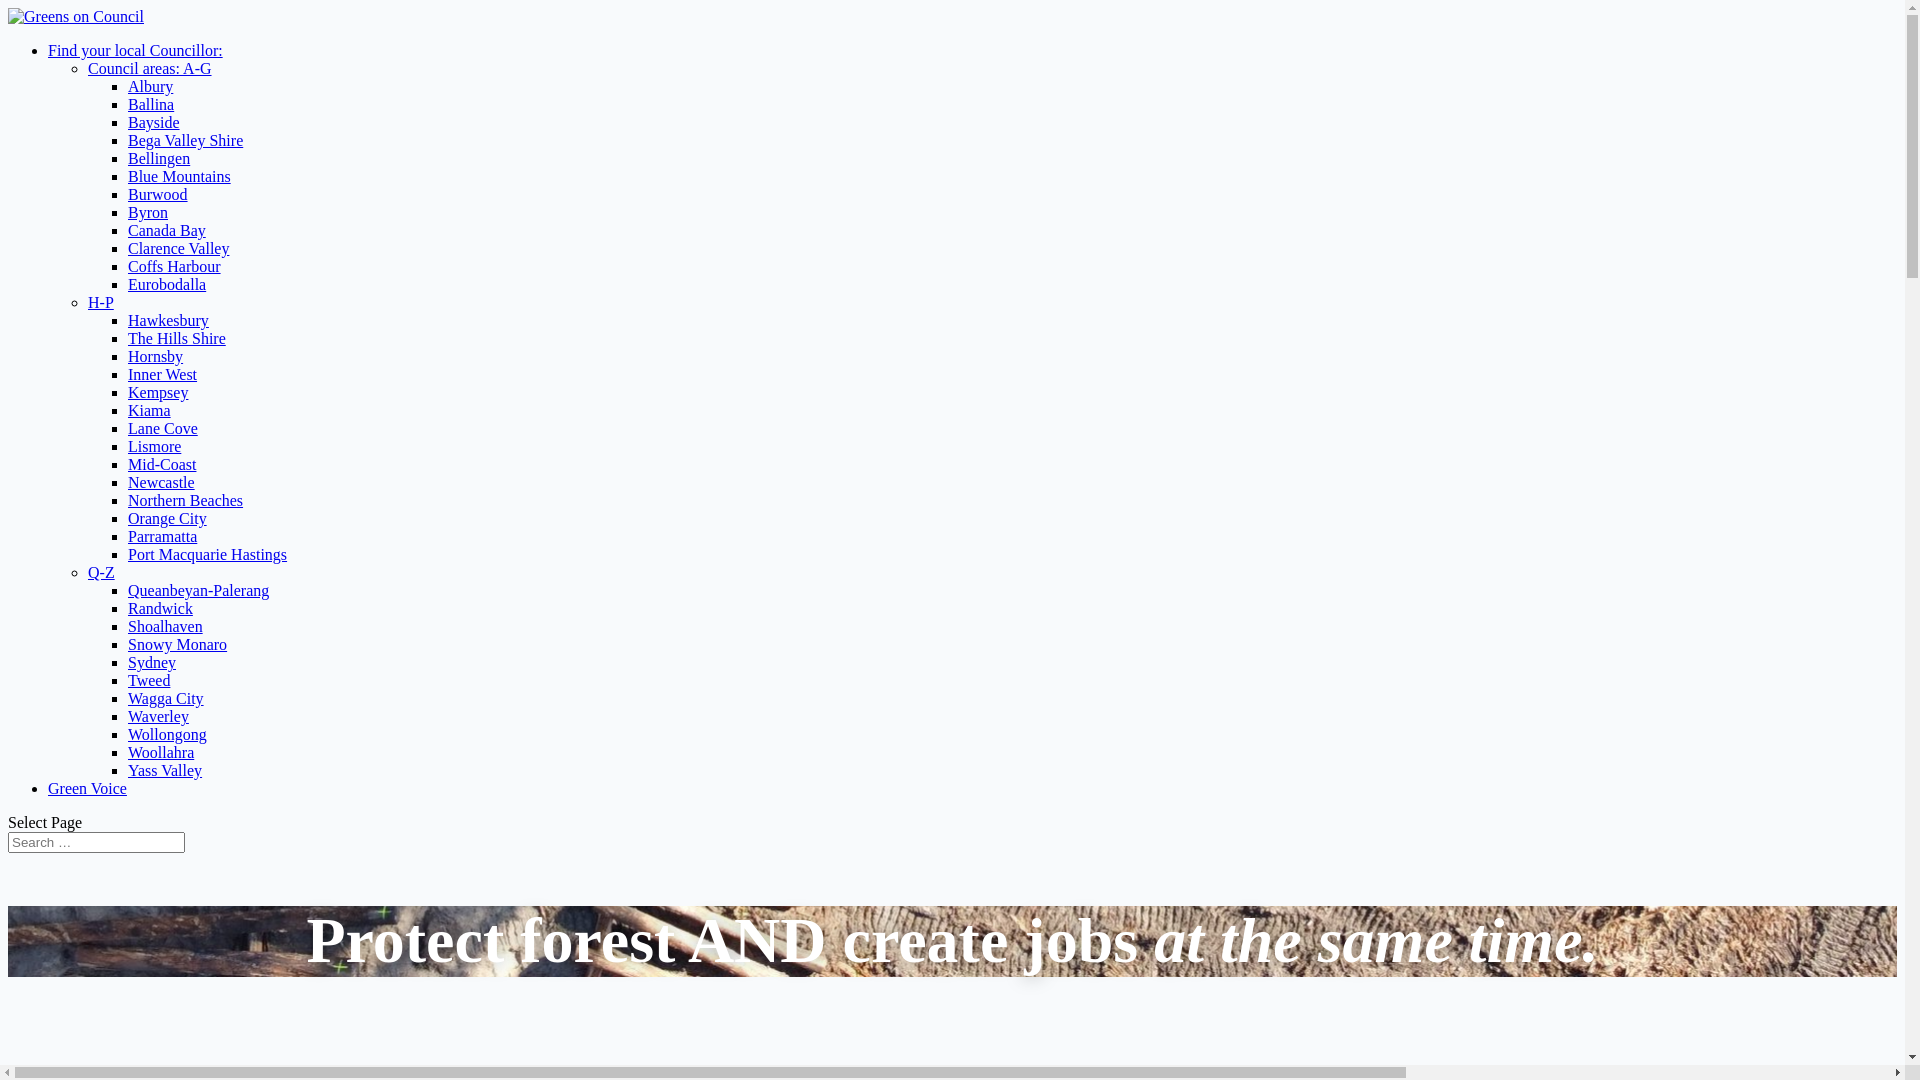  What do you see at coordinates (127, 517) in the screenshot?
I see `'Orange City'` at bounding box center [127, 517].